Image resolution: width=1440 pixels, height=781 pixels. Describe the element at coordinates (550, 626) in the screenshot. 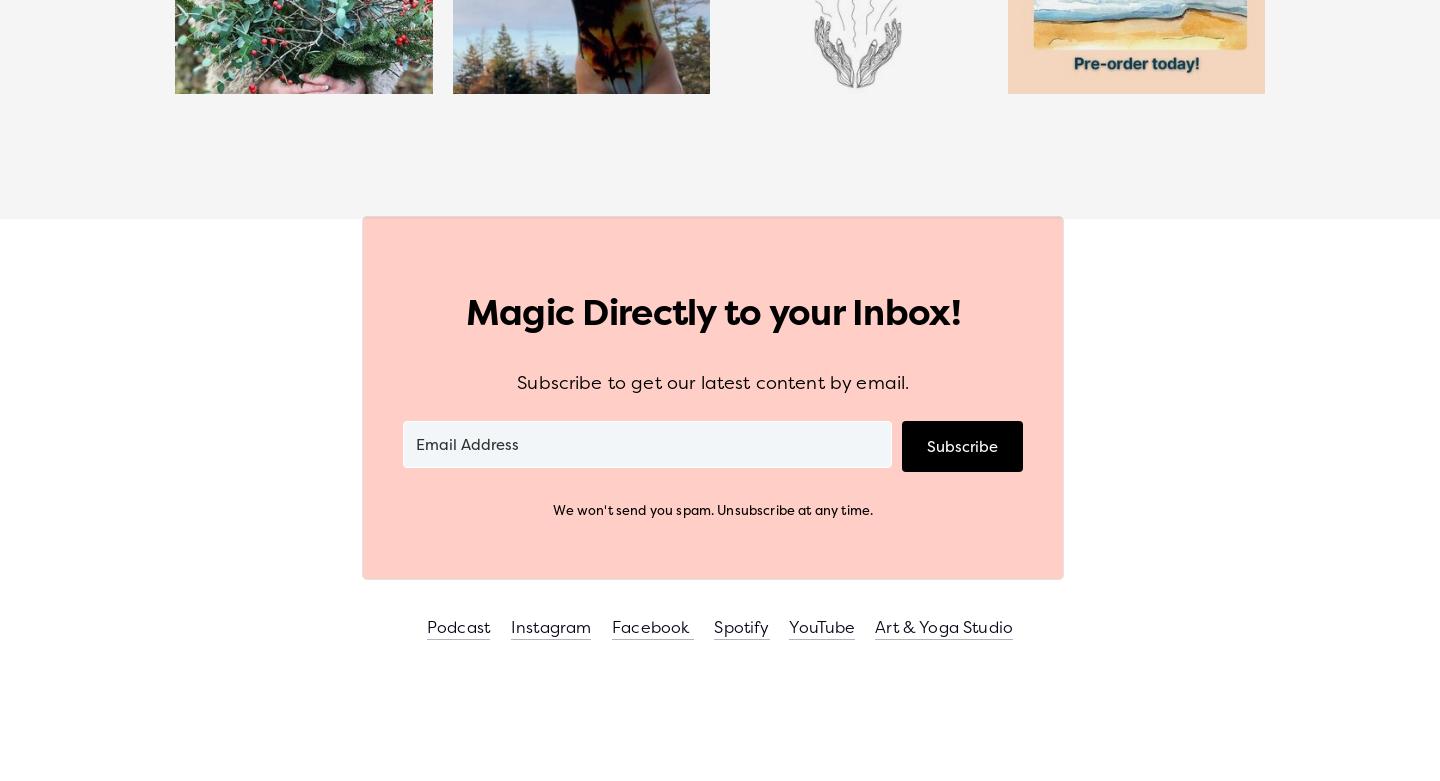

I see `'Instagram'` at that location.